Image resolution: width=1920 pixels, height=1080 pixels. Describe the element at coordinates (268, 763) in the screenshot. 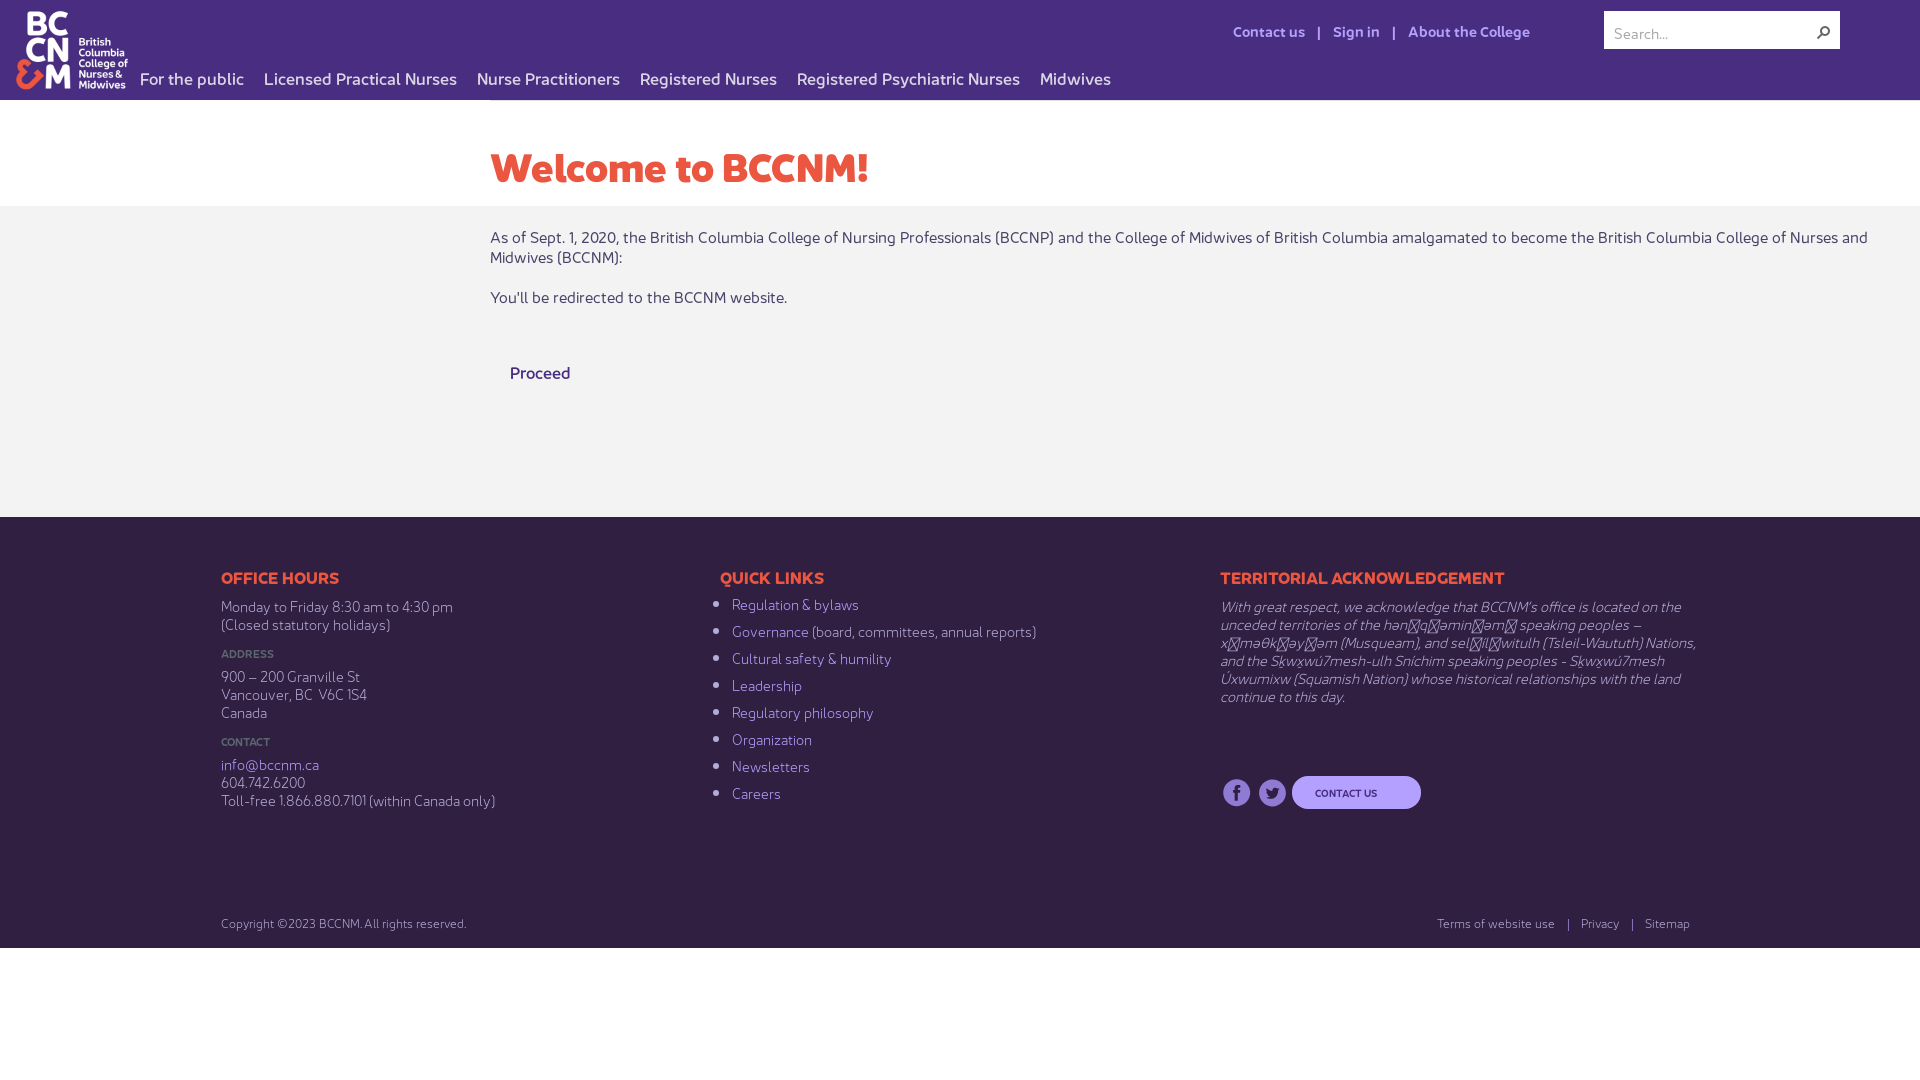

I see `'info@bccnm.ca'` at that location.